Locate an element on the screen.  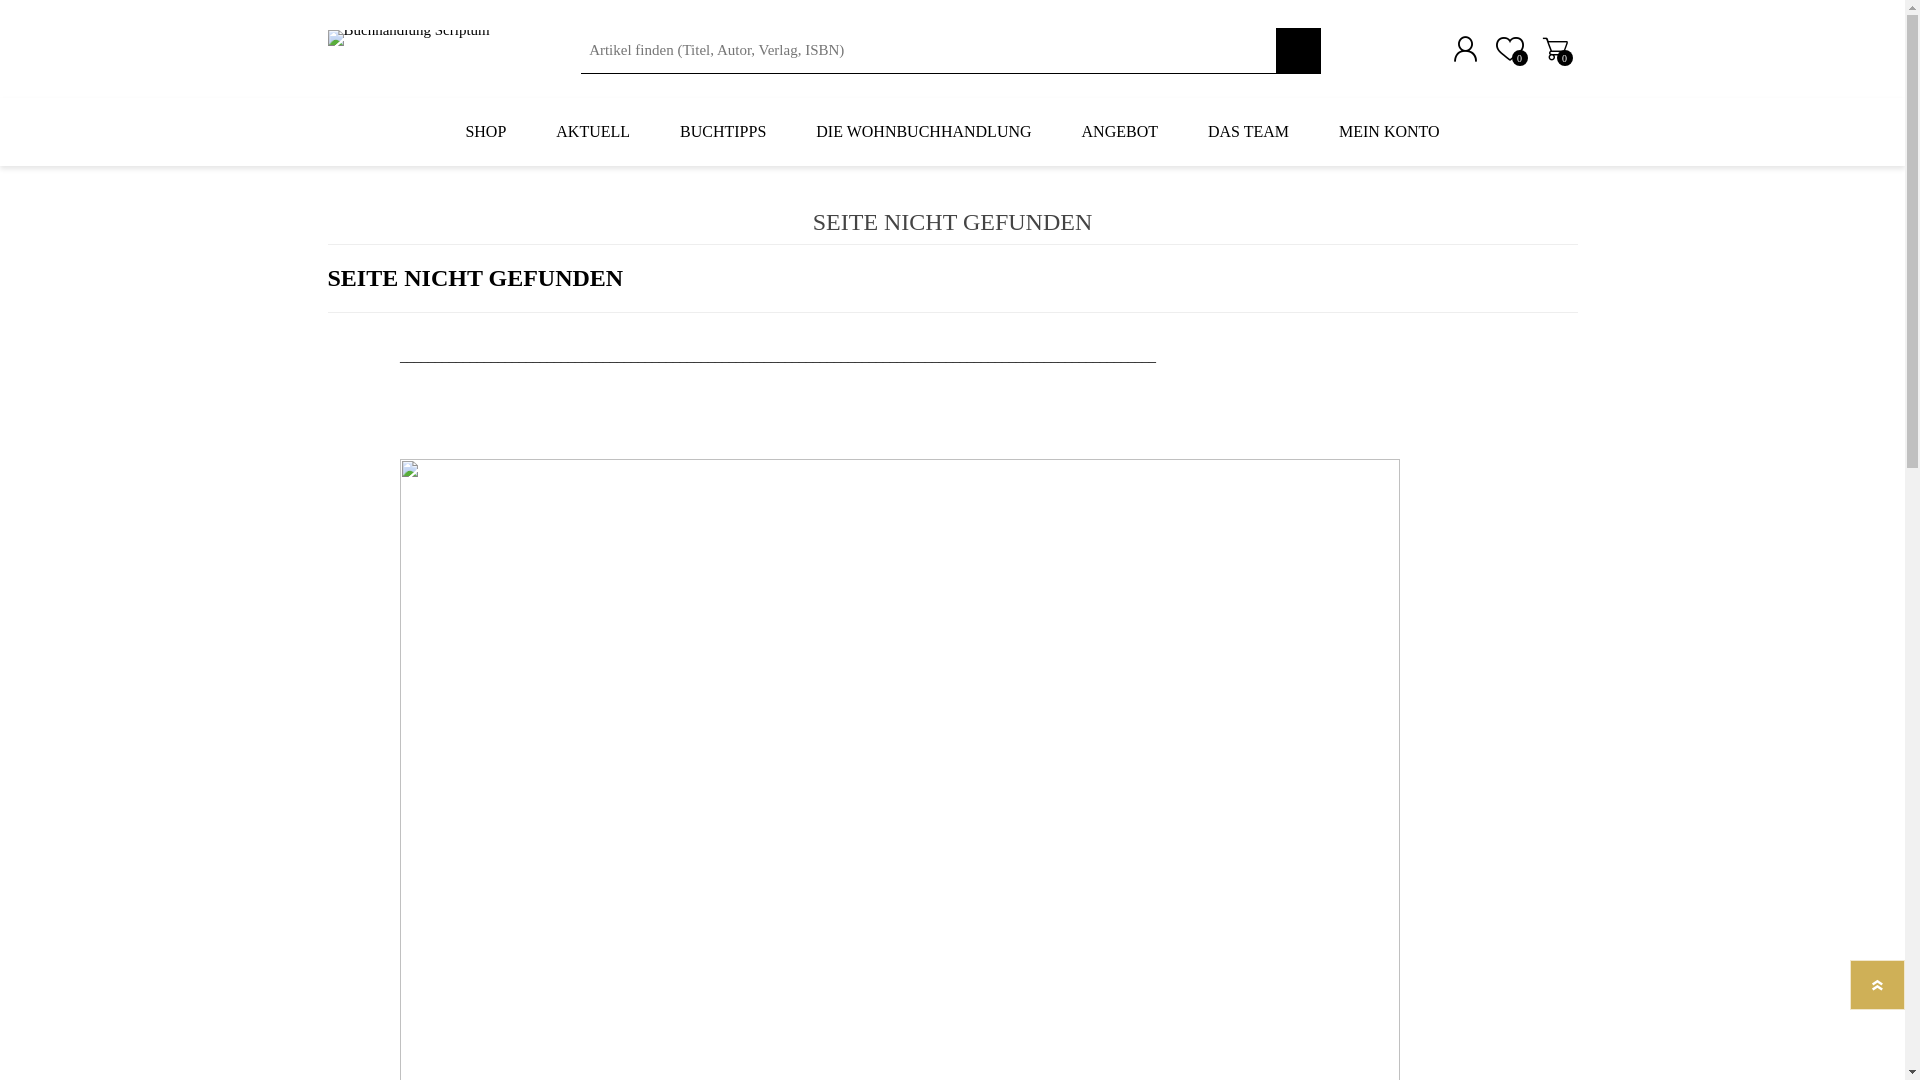
'AKTUELL' is located at coordinates (592, 131).